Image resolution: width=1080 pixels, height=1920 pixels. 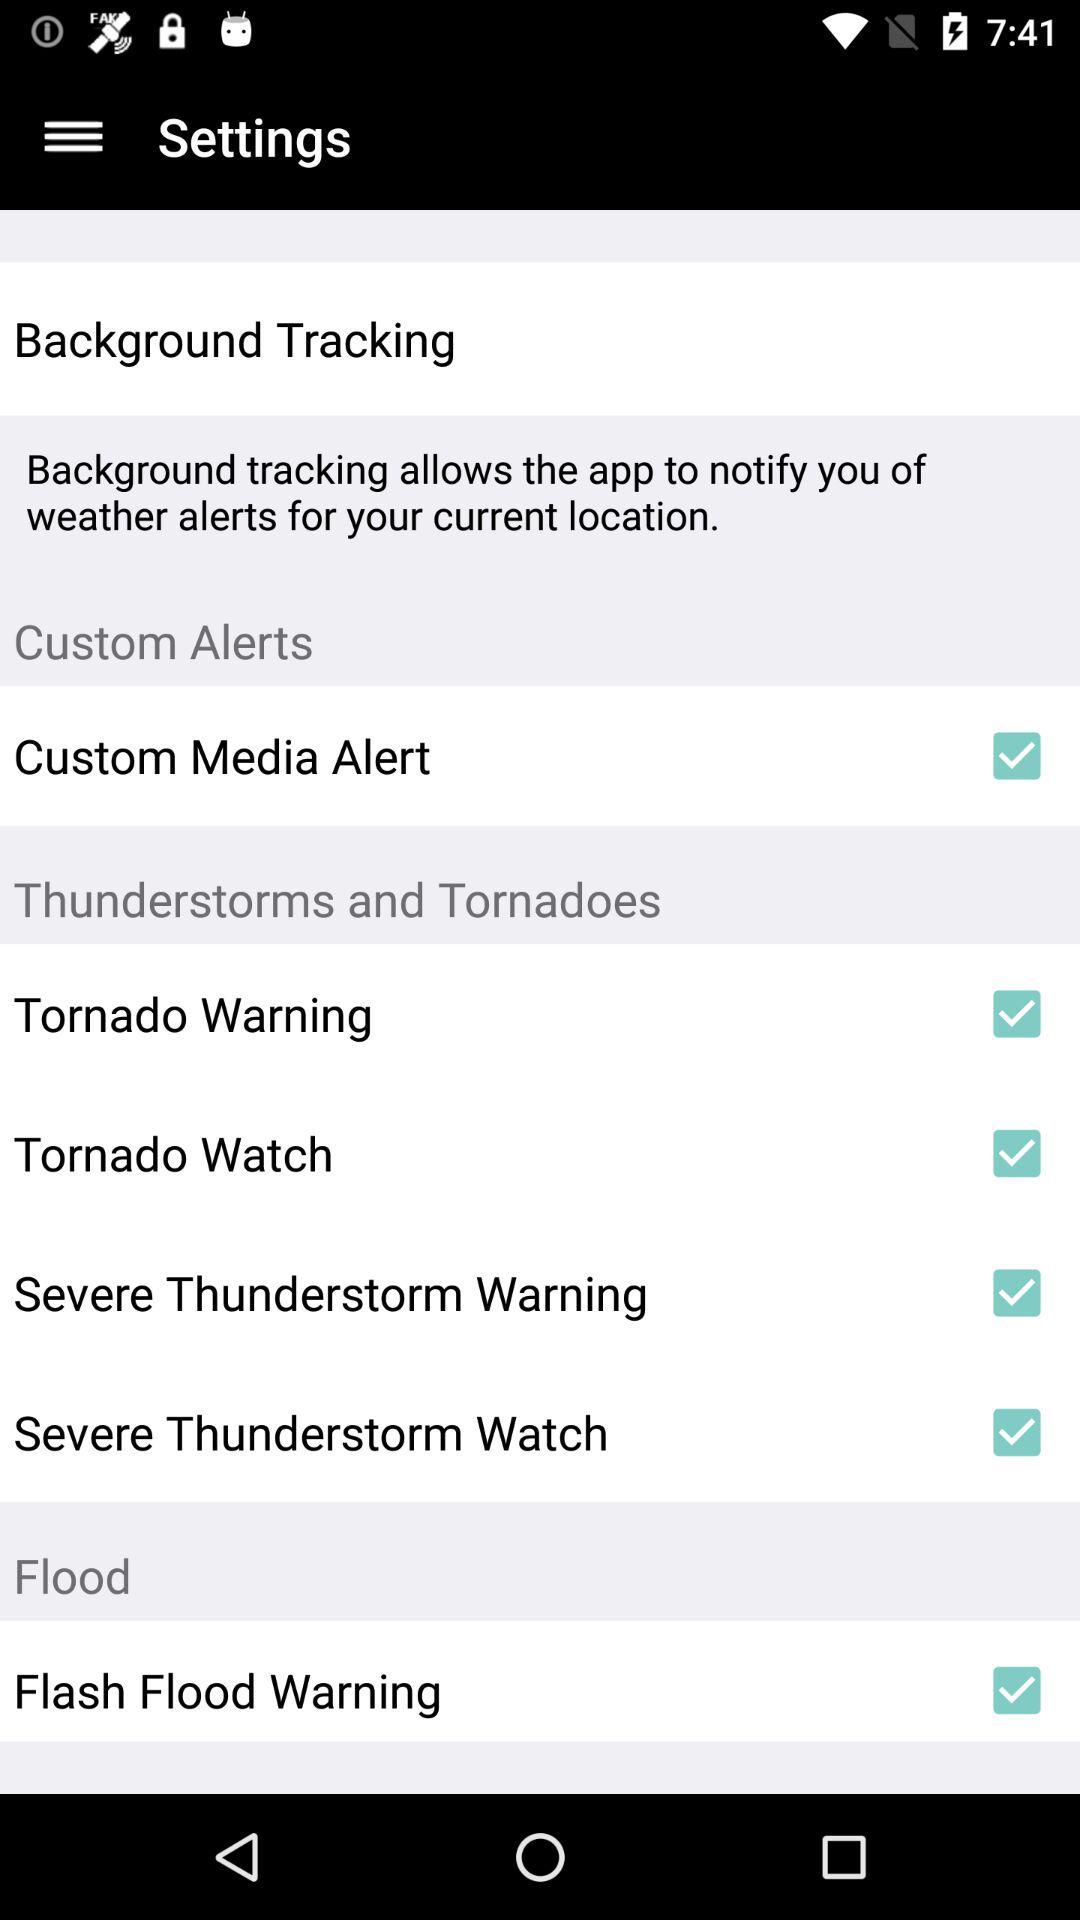 What do you see at coordinates (1017, 339) in the screenshot?
I see `item to the right of background tracking` at bounding box center [1017, 339].